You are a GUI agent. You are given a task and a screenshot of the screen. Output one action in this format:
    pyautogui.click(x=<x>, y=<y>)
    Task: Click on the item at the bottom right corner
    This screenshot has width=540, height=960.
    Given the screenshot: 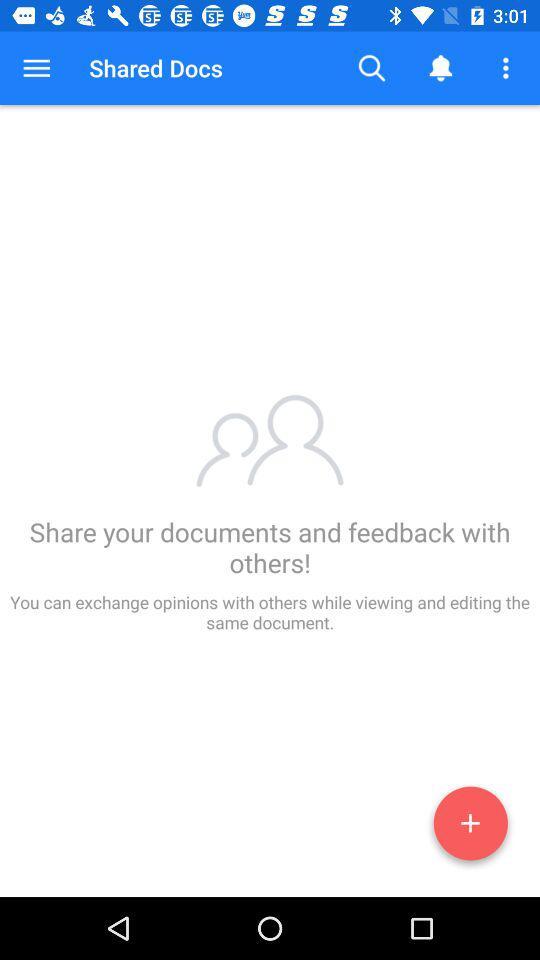 What is the action you would take?
    pyautogui.click(x=470, y=827)
    